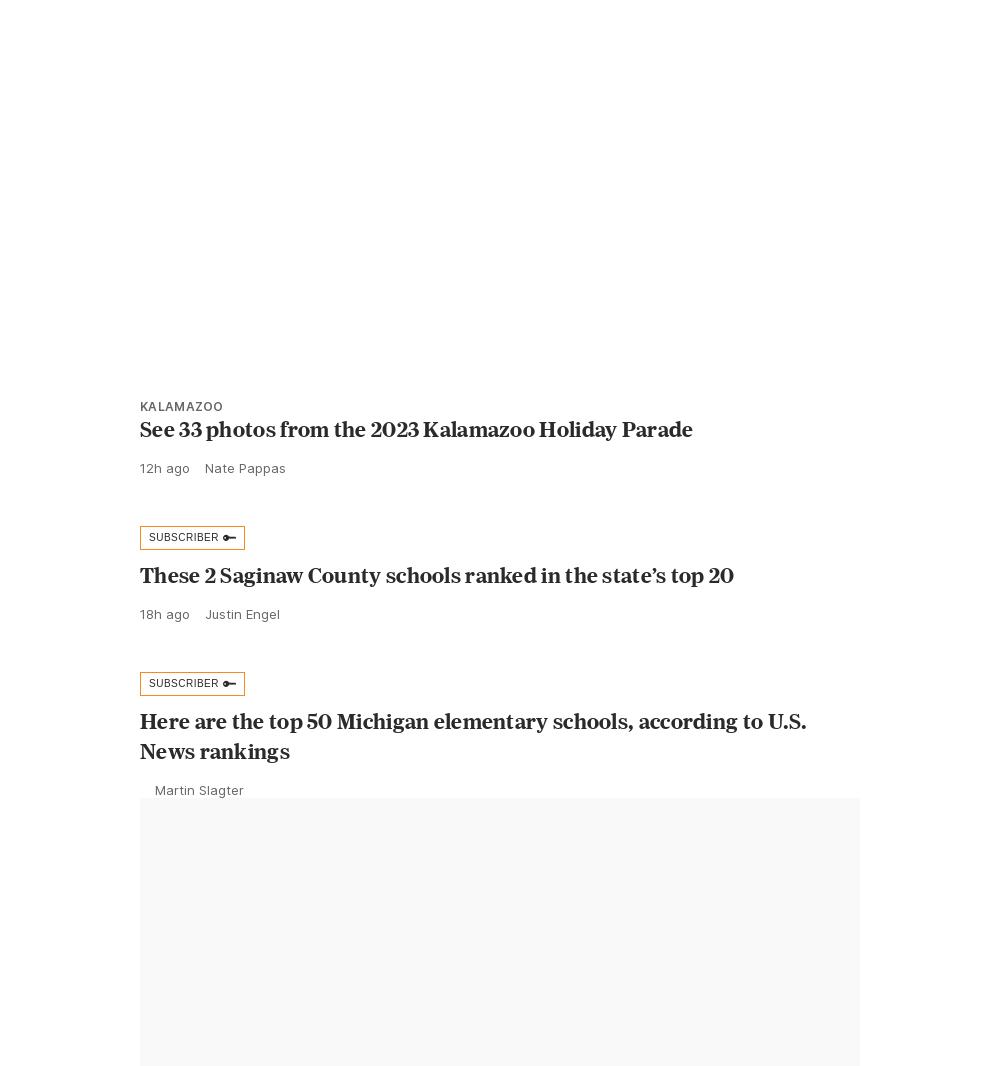 This screenshot has height=1066, width=1000. I want to click on 'Justin Engel', so click(241, 657).